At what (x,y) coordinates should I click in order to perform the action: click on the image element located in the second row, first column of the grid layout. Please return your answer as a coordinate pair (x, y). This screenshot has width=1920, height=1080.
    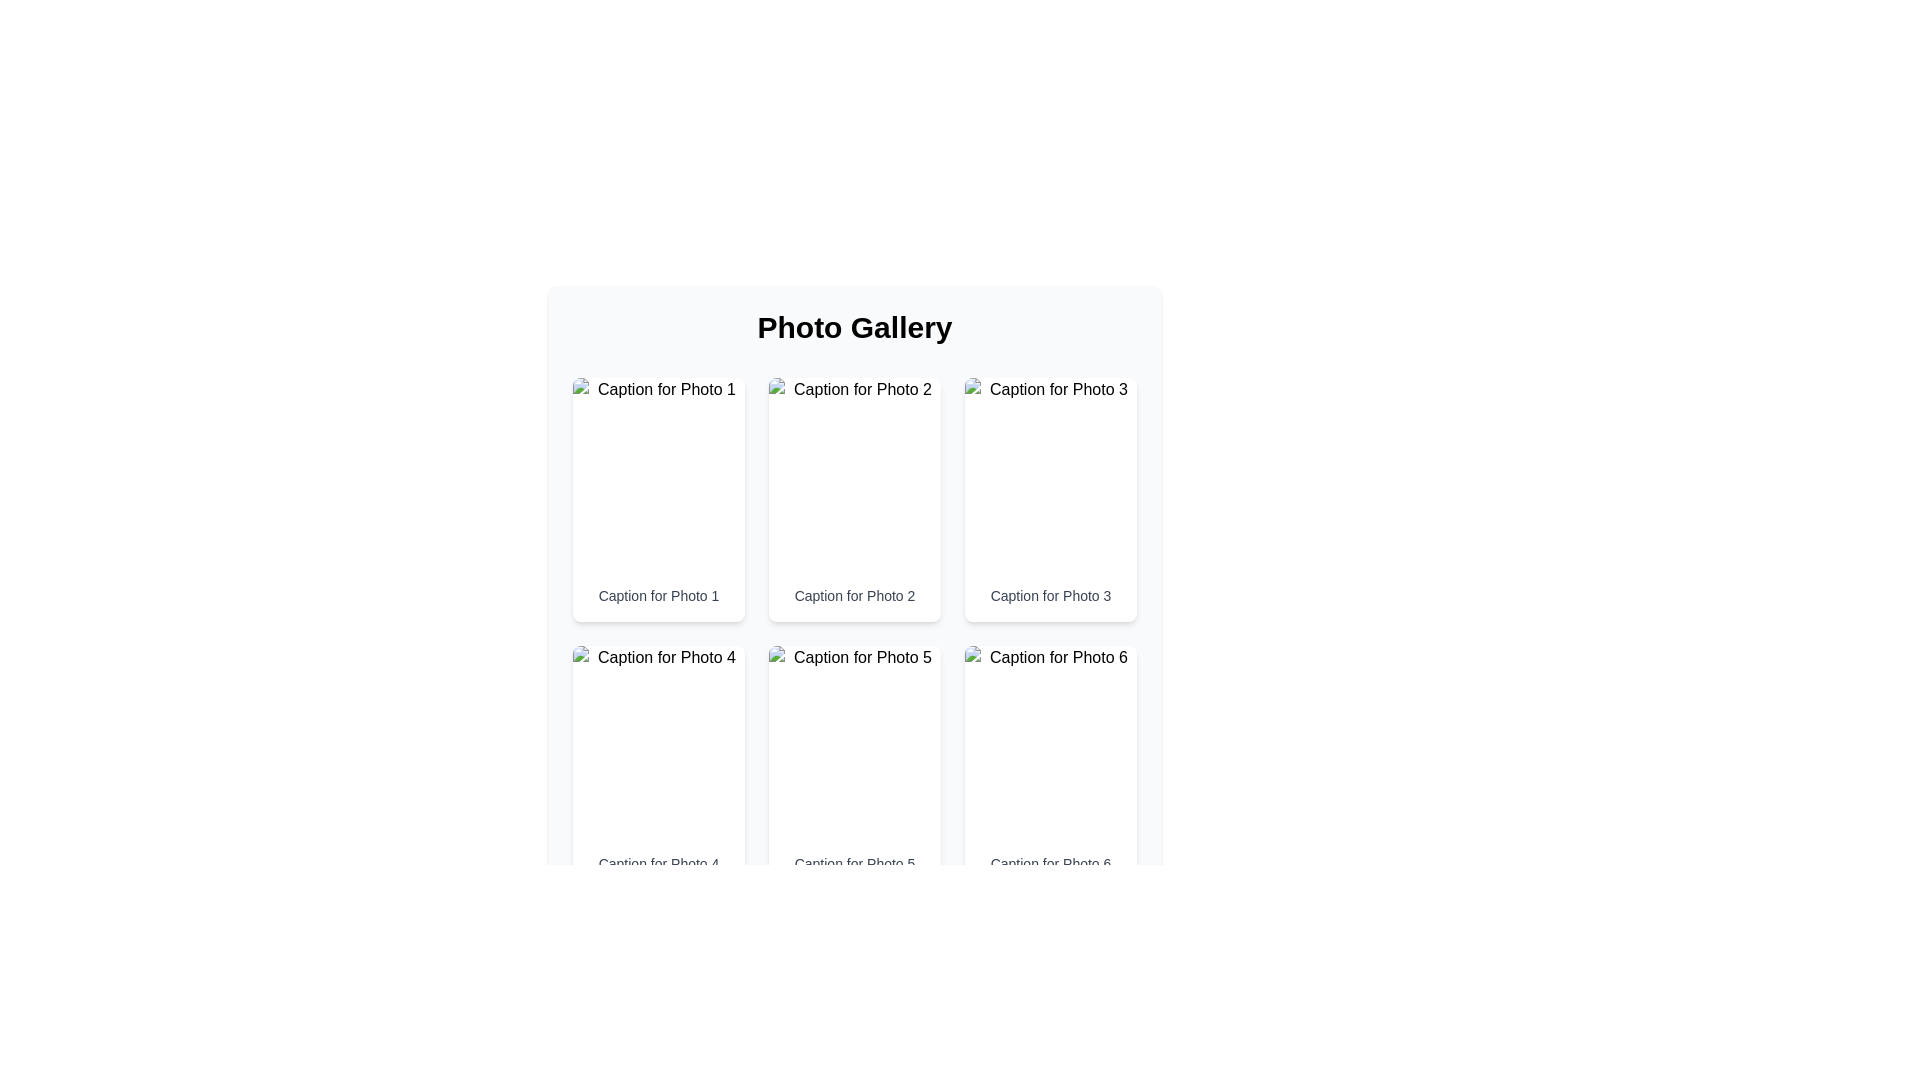
    Looking at the image, I should click on (658, 741).